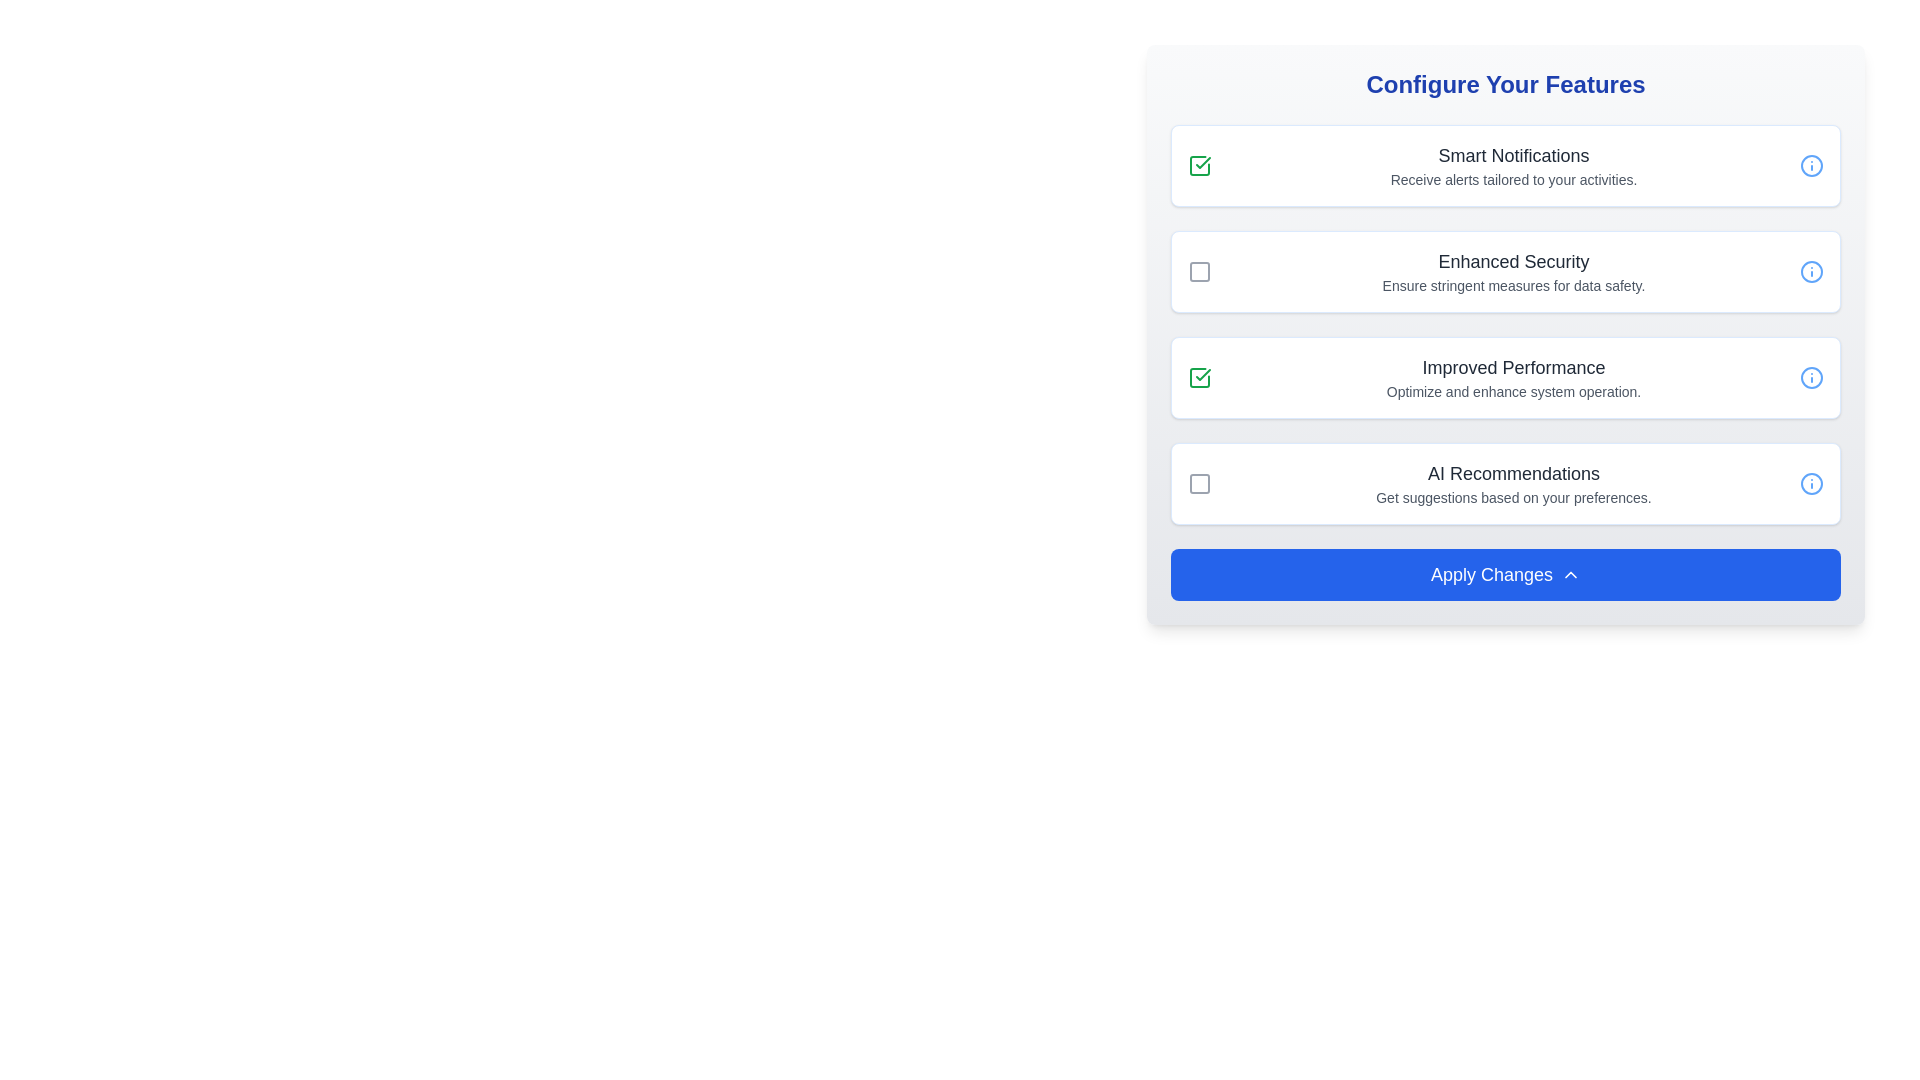  What do you see at coordinates (1202, 374) in the screenshot?
I see `the decorative SVG checkmark icon associated with the 'Improved Performance' checkbox option, which indicates that the option is selected within the feature configuration list` at bounding box center [1202, 374].